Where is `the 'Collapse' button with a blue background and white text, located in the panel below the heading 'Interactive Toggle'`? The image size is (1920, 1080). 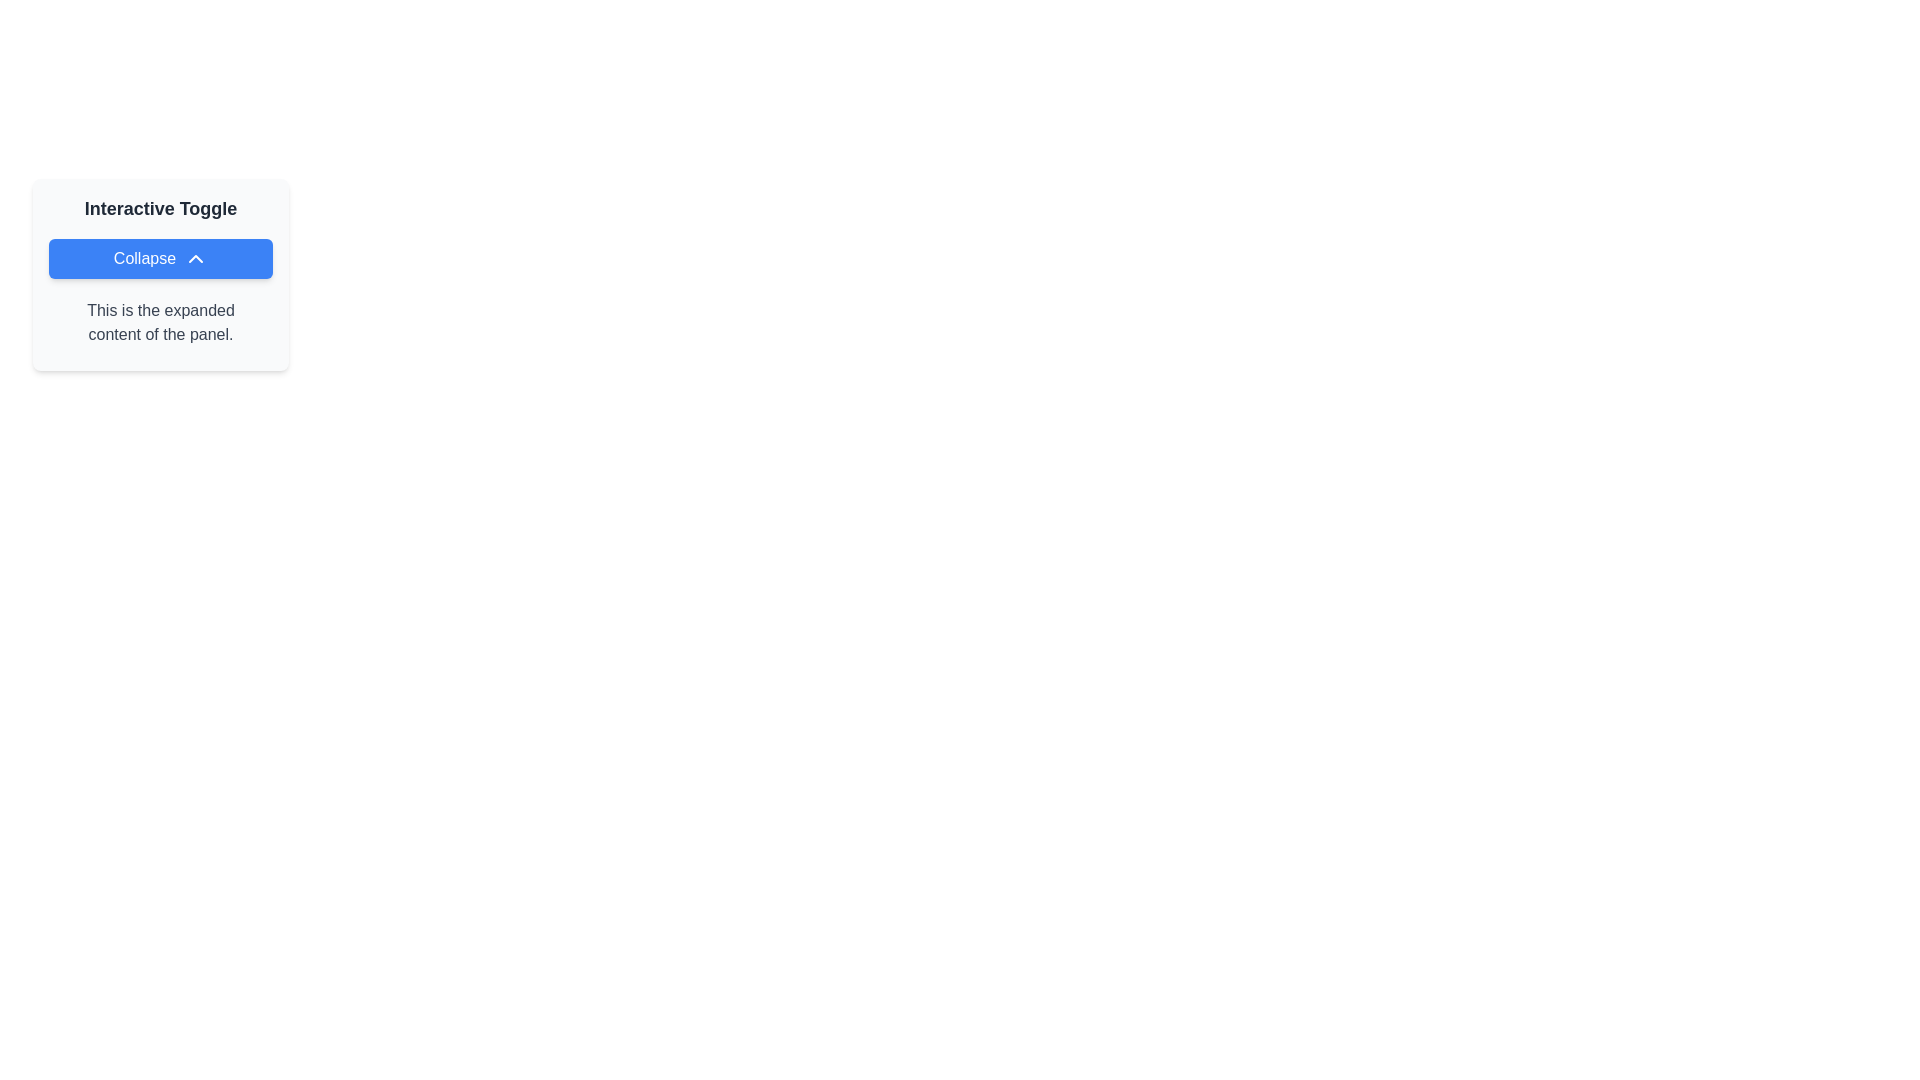 the 'Collapse' button with a blue background and white text, located in the panel below the heading 'Interactive Toggle' is located at coordinates (161, 274).